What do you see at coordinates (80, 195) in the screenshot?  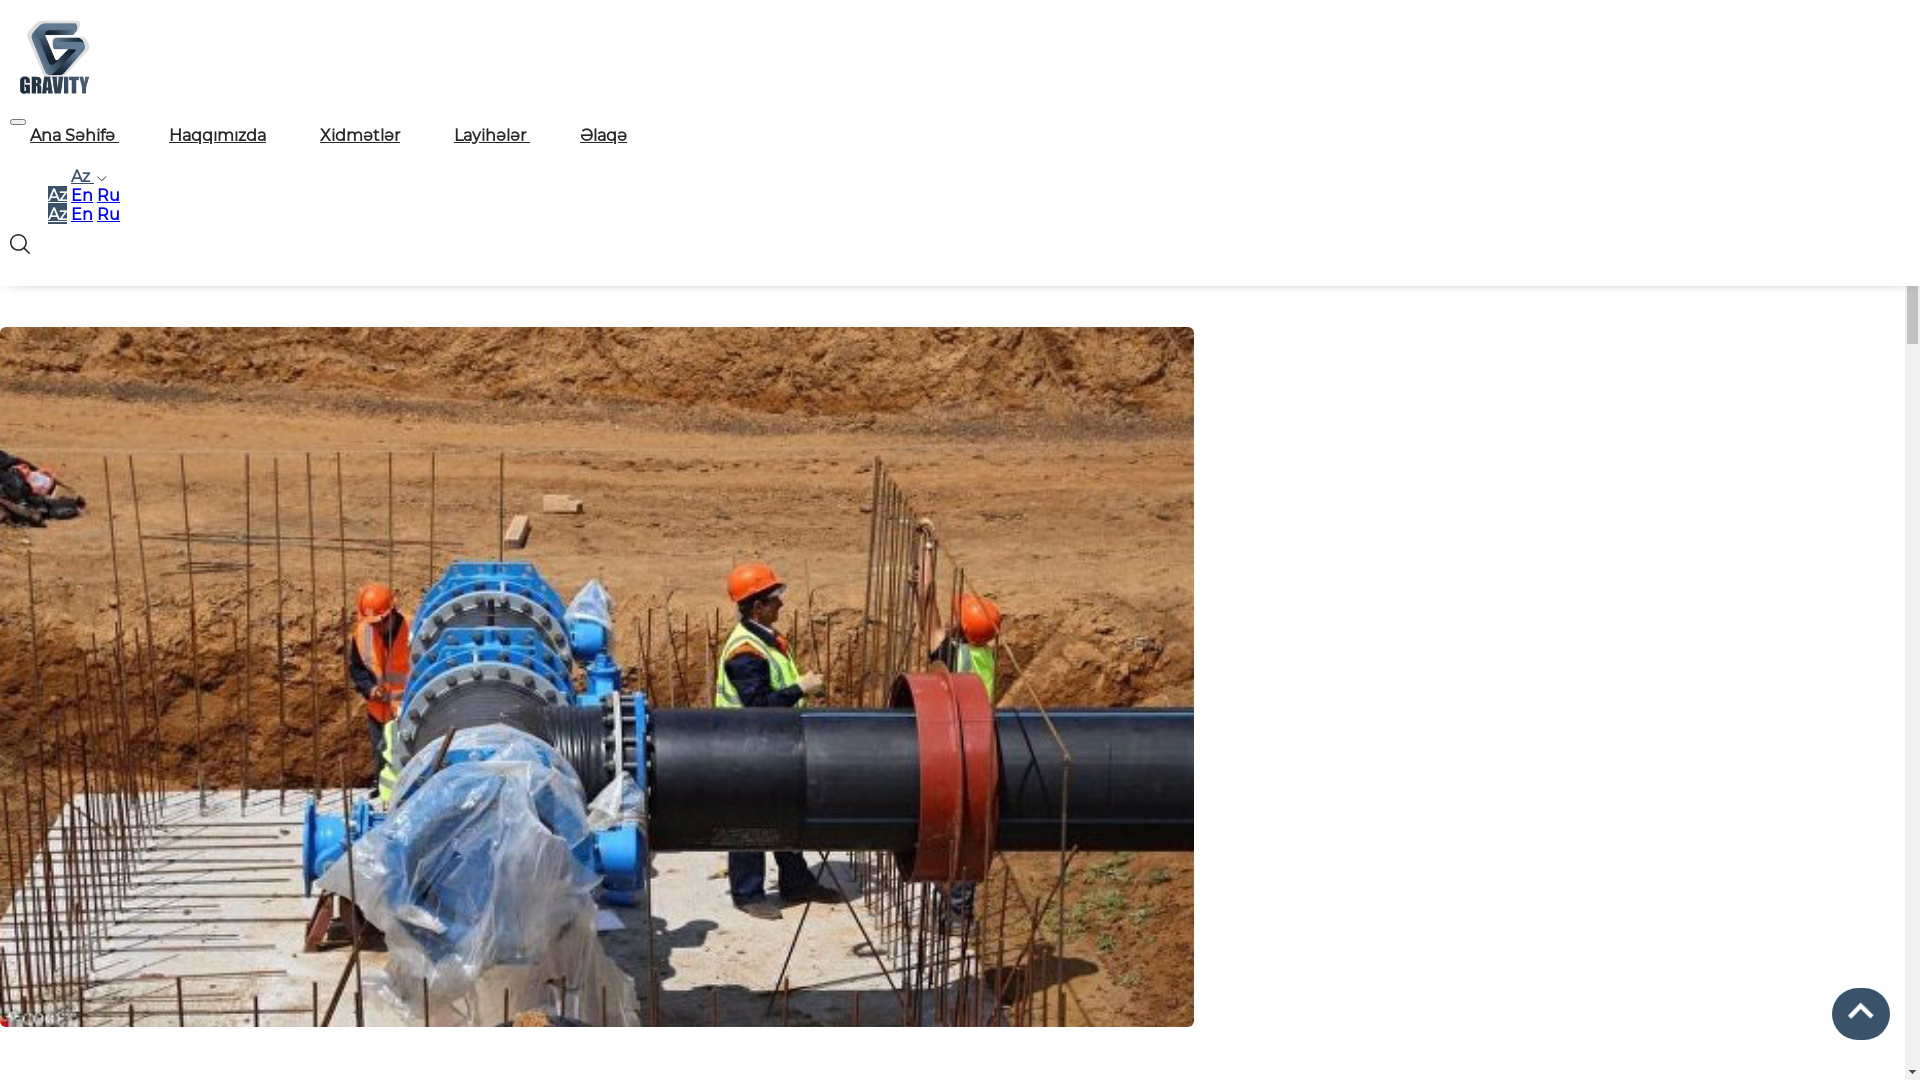 I see `'En'` at bounding box center [80, 195].